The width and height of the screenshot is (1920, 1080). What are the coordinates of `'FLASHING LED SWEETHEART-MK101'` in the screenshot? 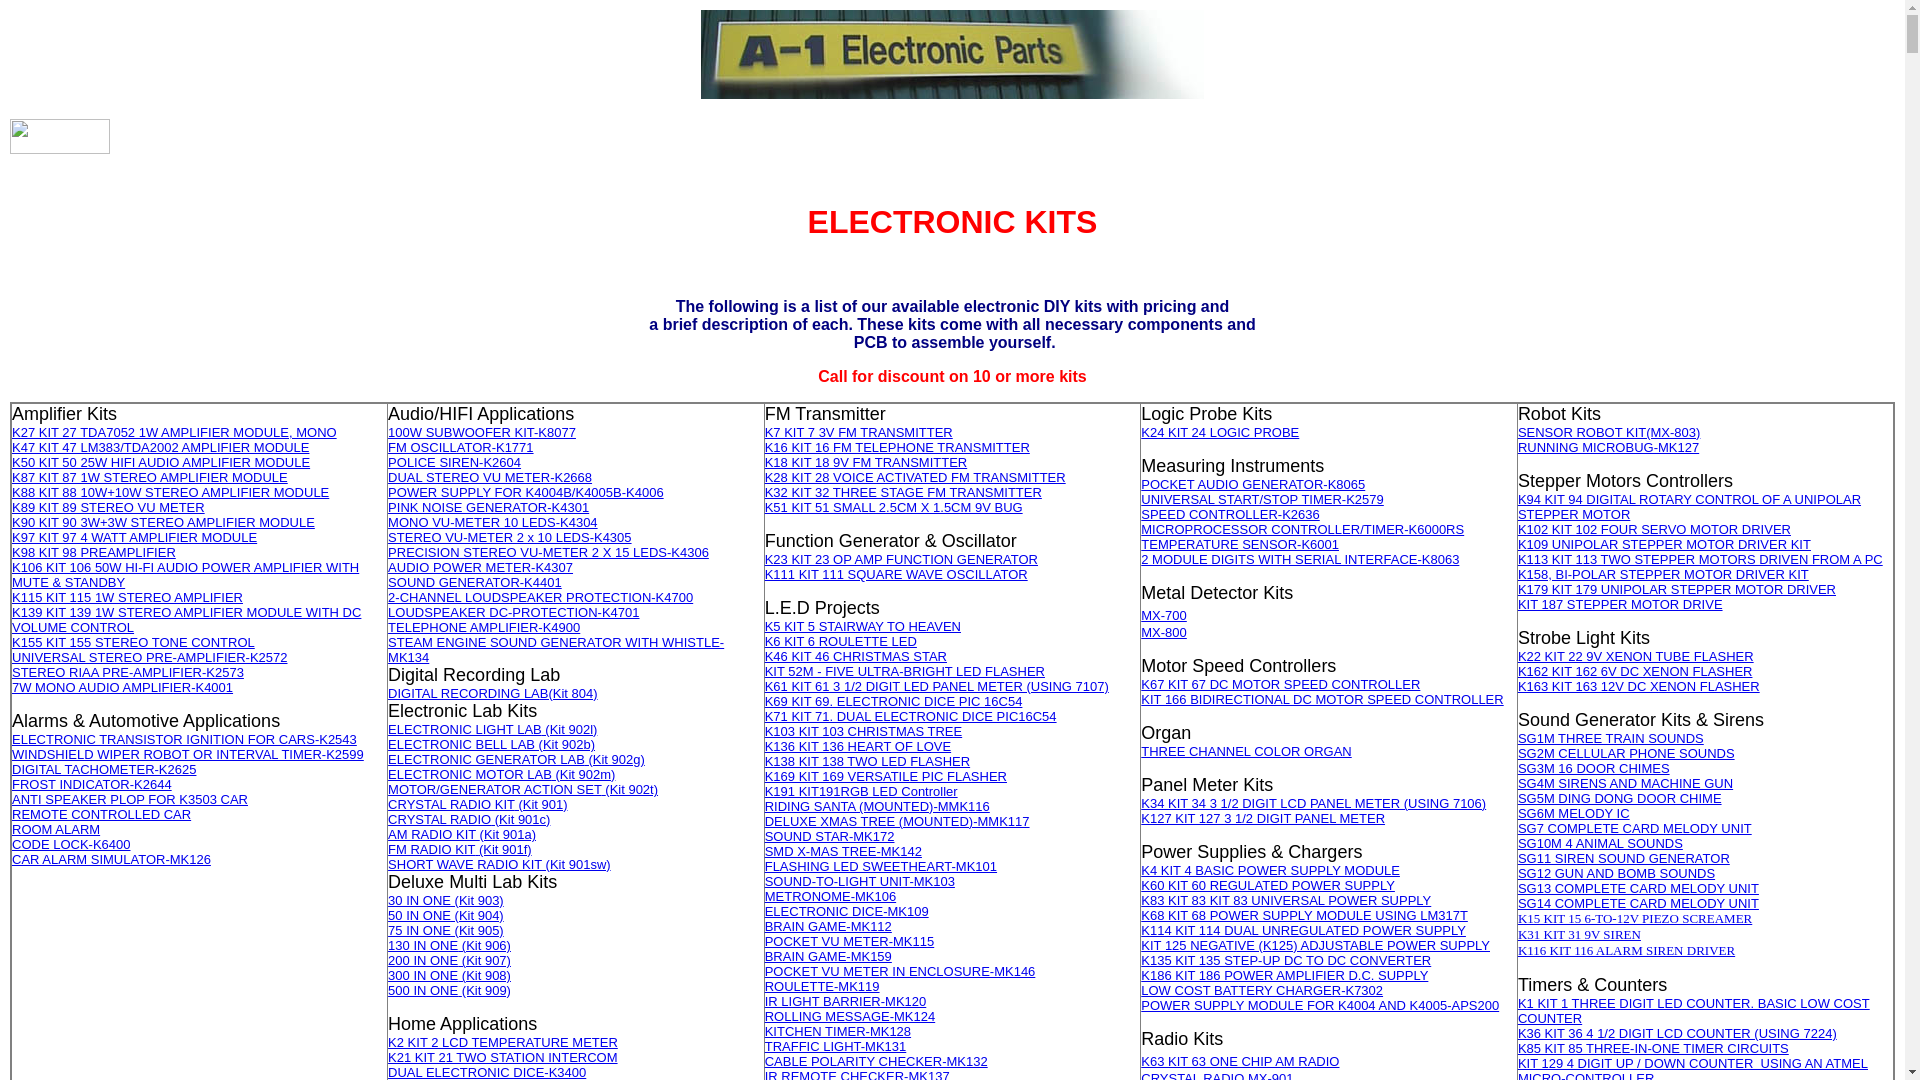 It's located at (880, 865).